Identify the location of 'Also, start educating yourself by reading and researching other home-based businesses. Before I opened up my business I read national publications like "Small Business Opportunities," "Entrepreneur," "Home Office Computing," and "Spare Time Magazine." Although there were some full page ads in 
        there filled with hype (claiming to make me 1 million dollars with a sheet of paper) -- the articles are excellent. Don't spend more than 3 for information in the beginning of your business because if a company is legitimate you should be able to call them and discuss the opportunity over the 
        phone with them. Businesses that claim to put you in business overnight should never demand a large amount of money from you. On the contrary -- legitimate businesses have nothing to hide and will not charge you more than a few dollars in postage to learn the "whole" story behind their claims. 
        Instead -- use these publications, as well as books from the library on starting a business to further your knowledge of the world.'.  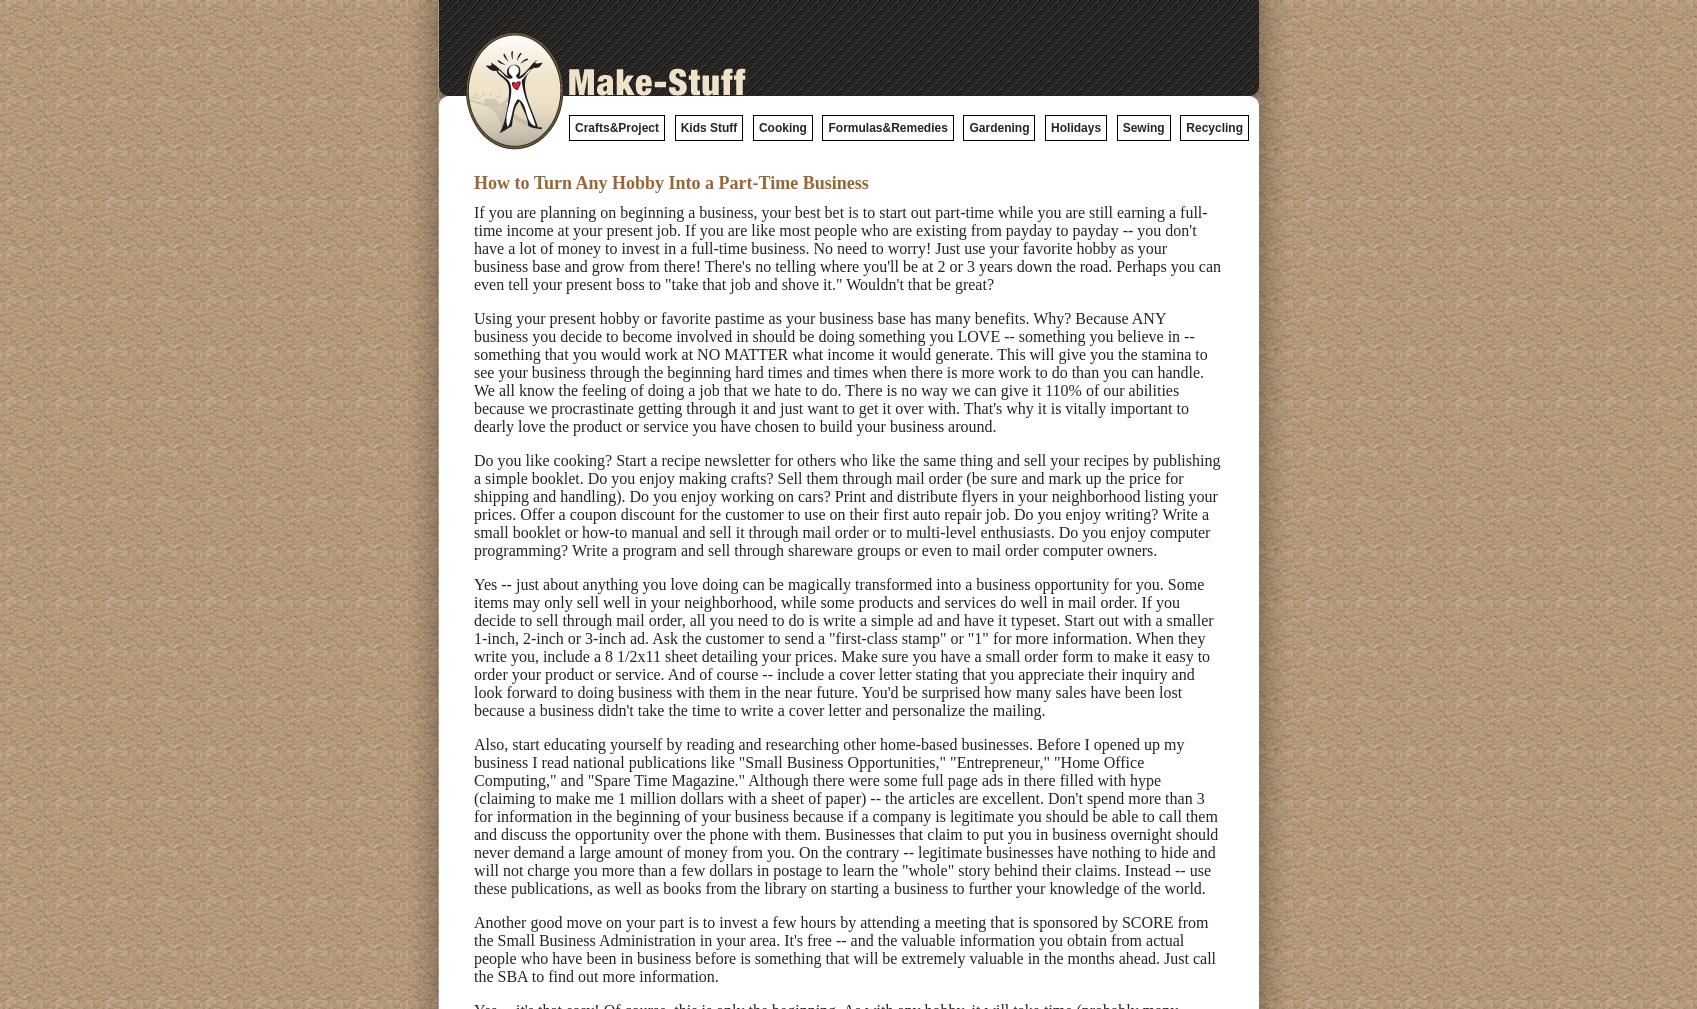
(845, 816).